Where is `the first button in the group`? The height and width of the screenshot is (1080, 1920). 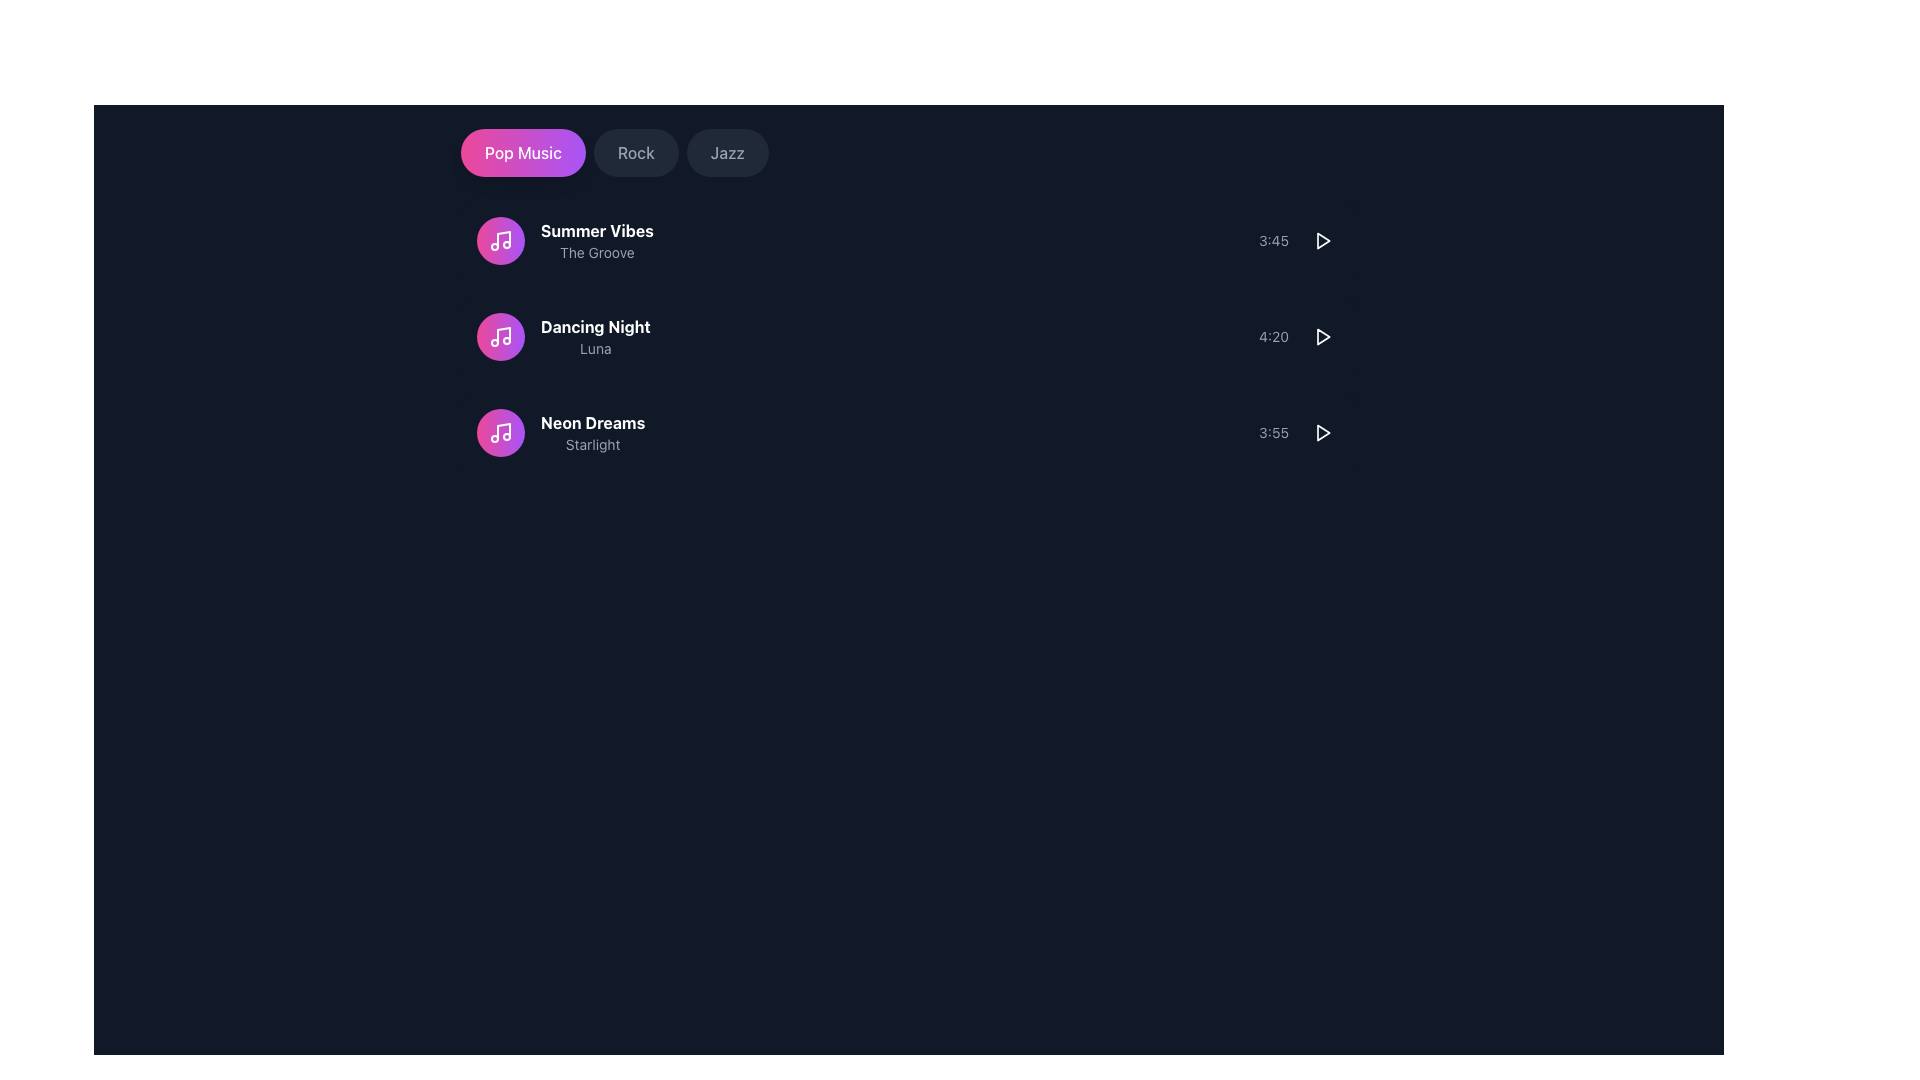
the first button in the group is located at coordinates (523, 152).